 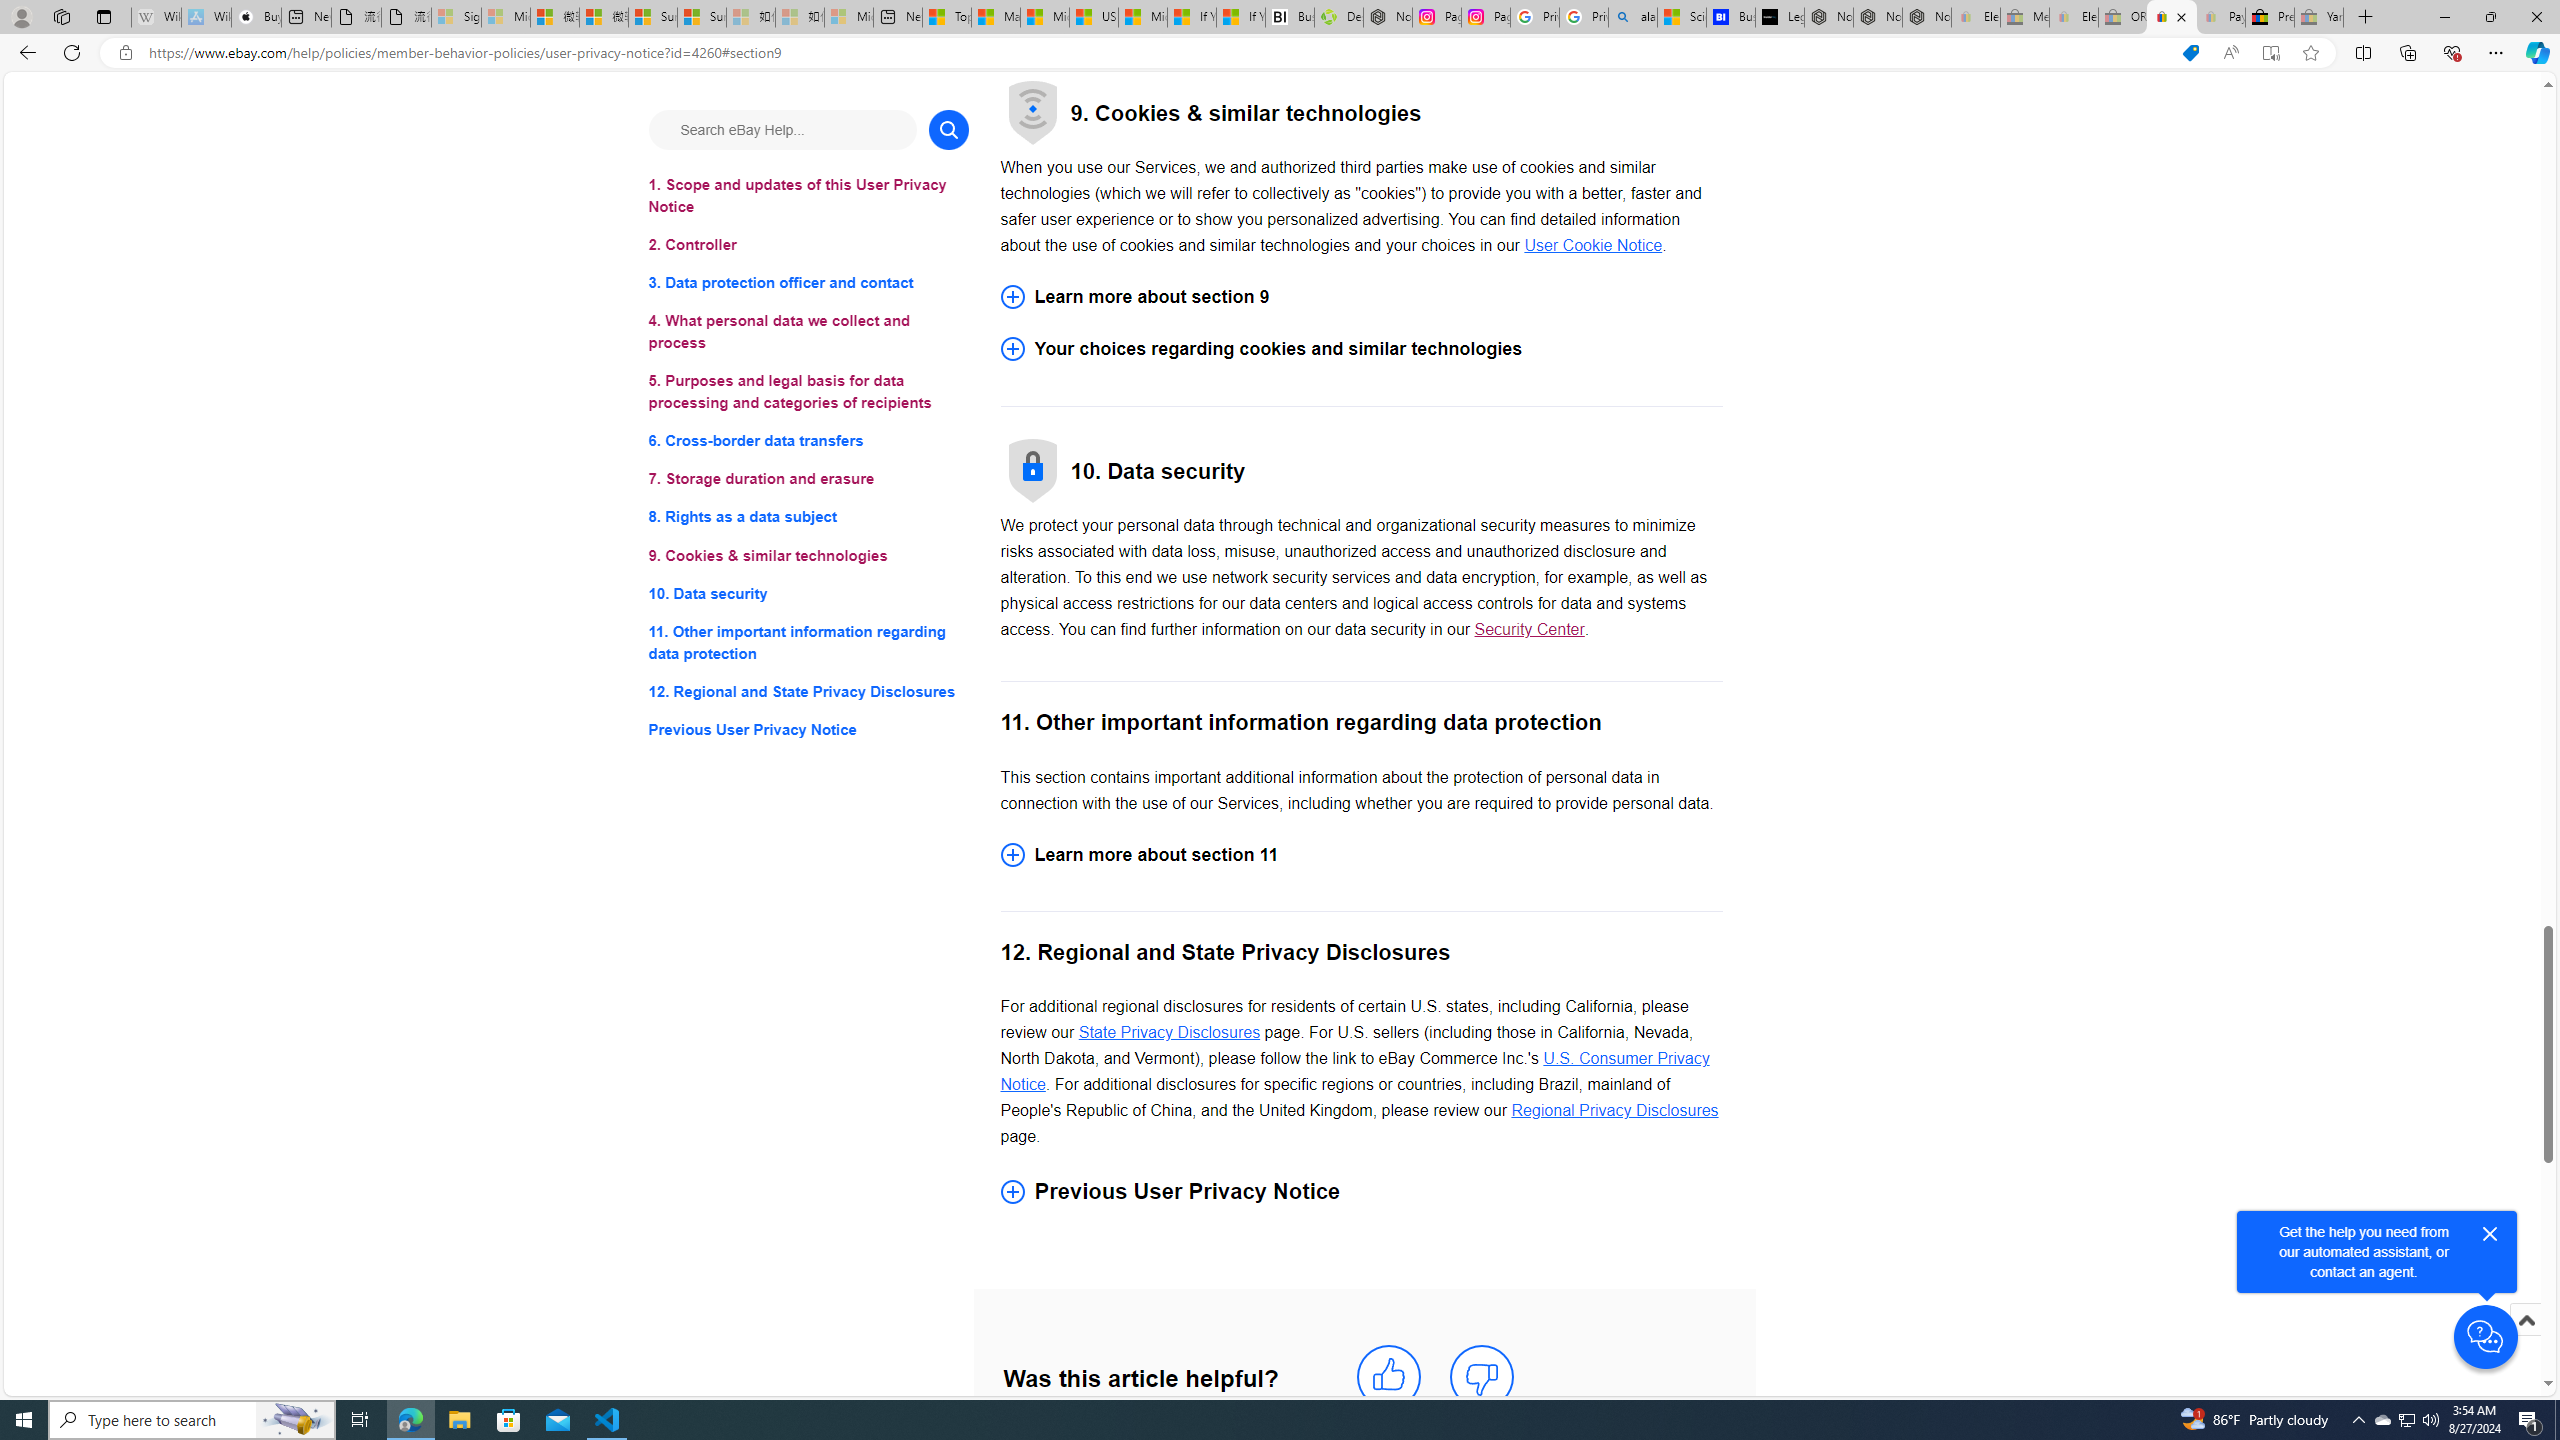 I want to click on '4. What personal data we collect and process', so click(x=807, y=332).